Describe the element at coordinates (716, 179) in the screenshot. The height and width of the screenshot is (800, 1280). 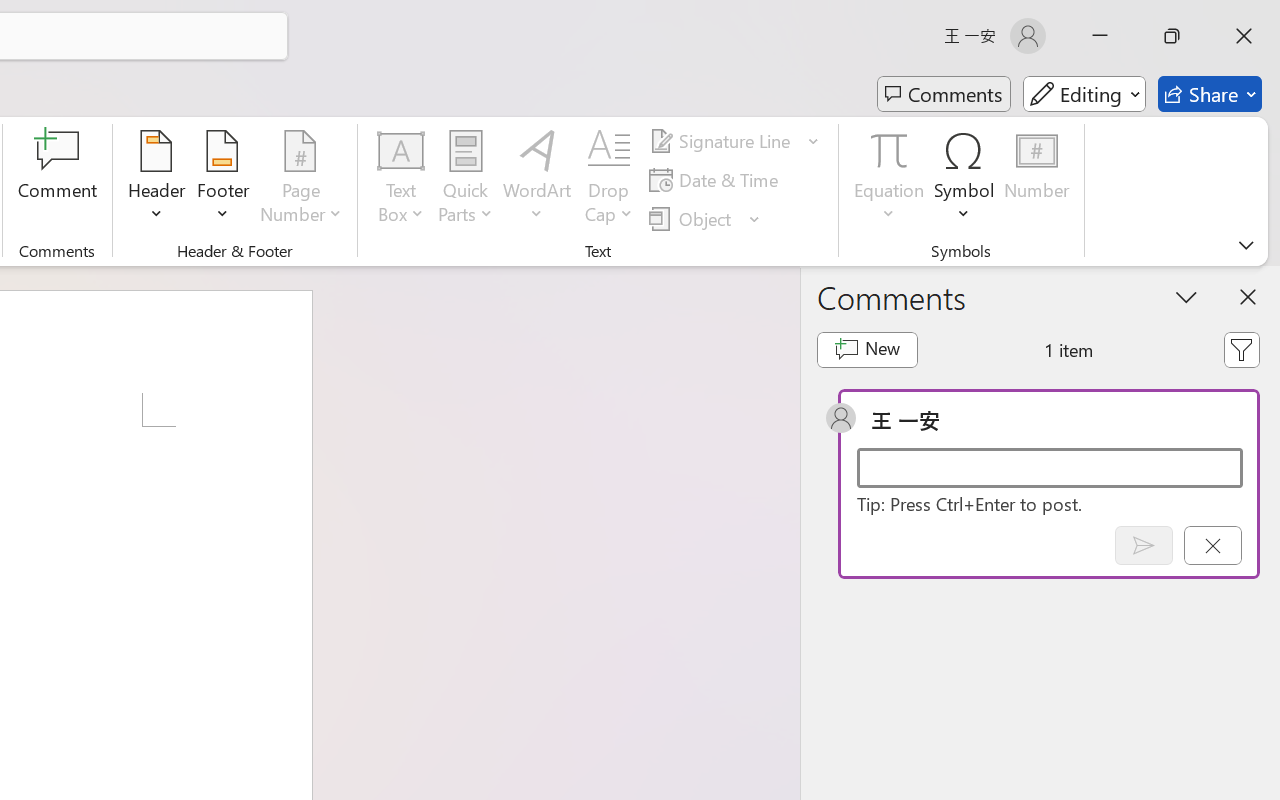
I see `'Date & Time...'` at that location.